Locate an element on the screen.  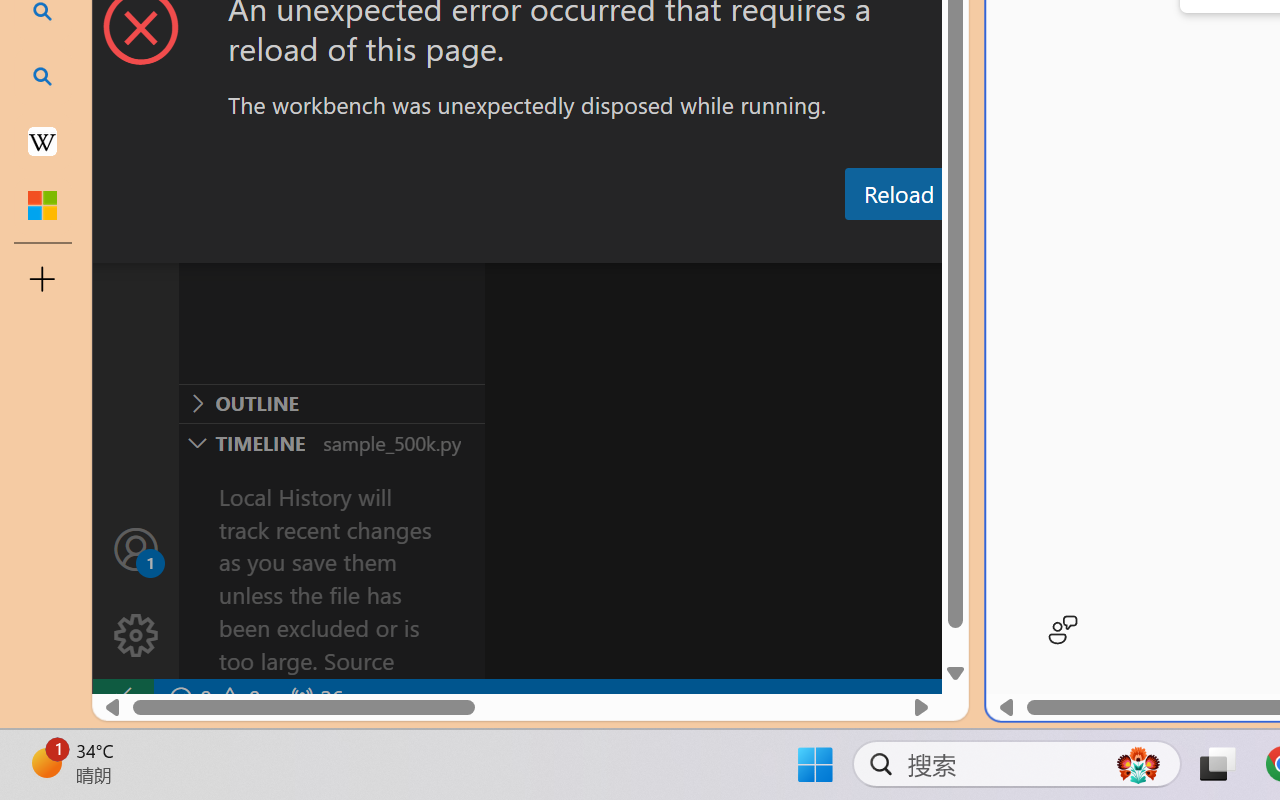
'Timeline Section' is located at coordinates (331, 441).